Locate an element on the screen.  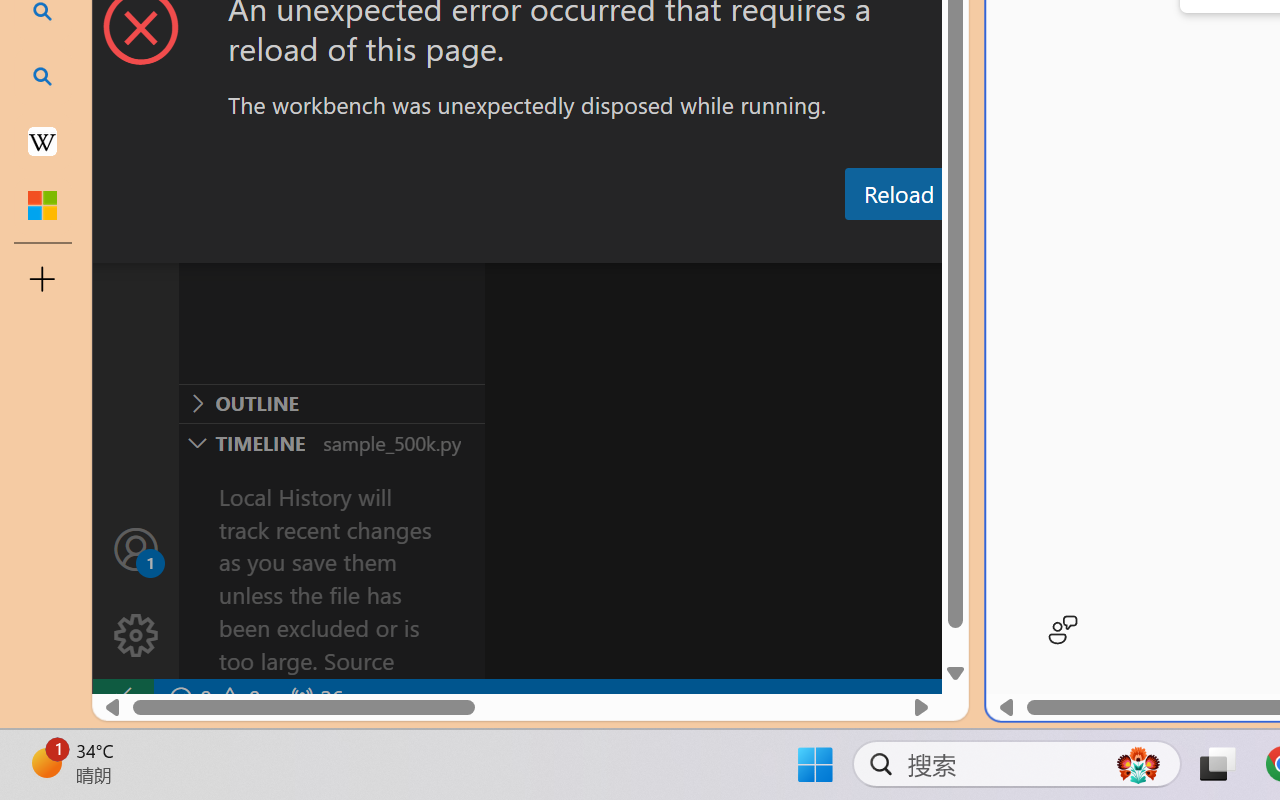
'Timeline Section' is located at coordinates (331, 441).